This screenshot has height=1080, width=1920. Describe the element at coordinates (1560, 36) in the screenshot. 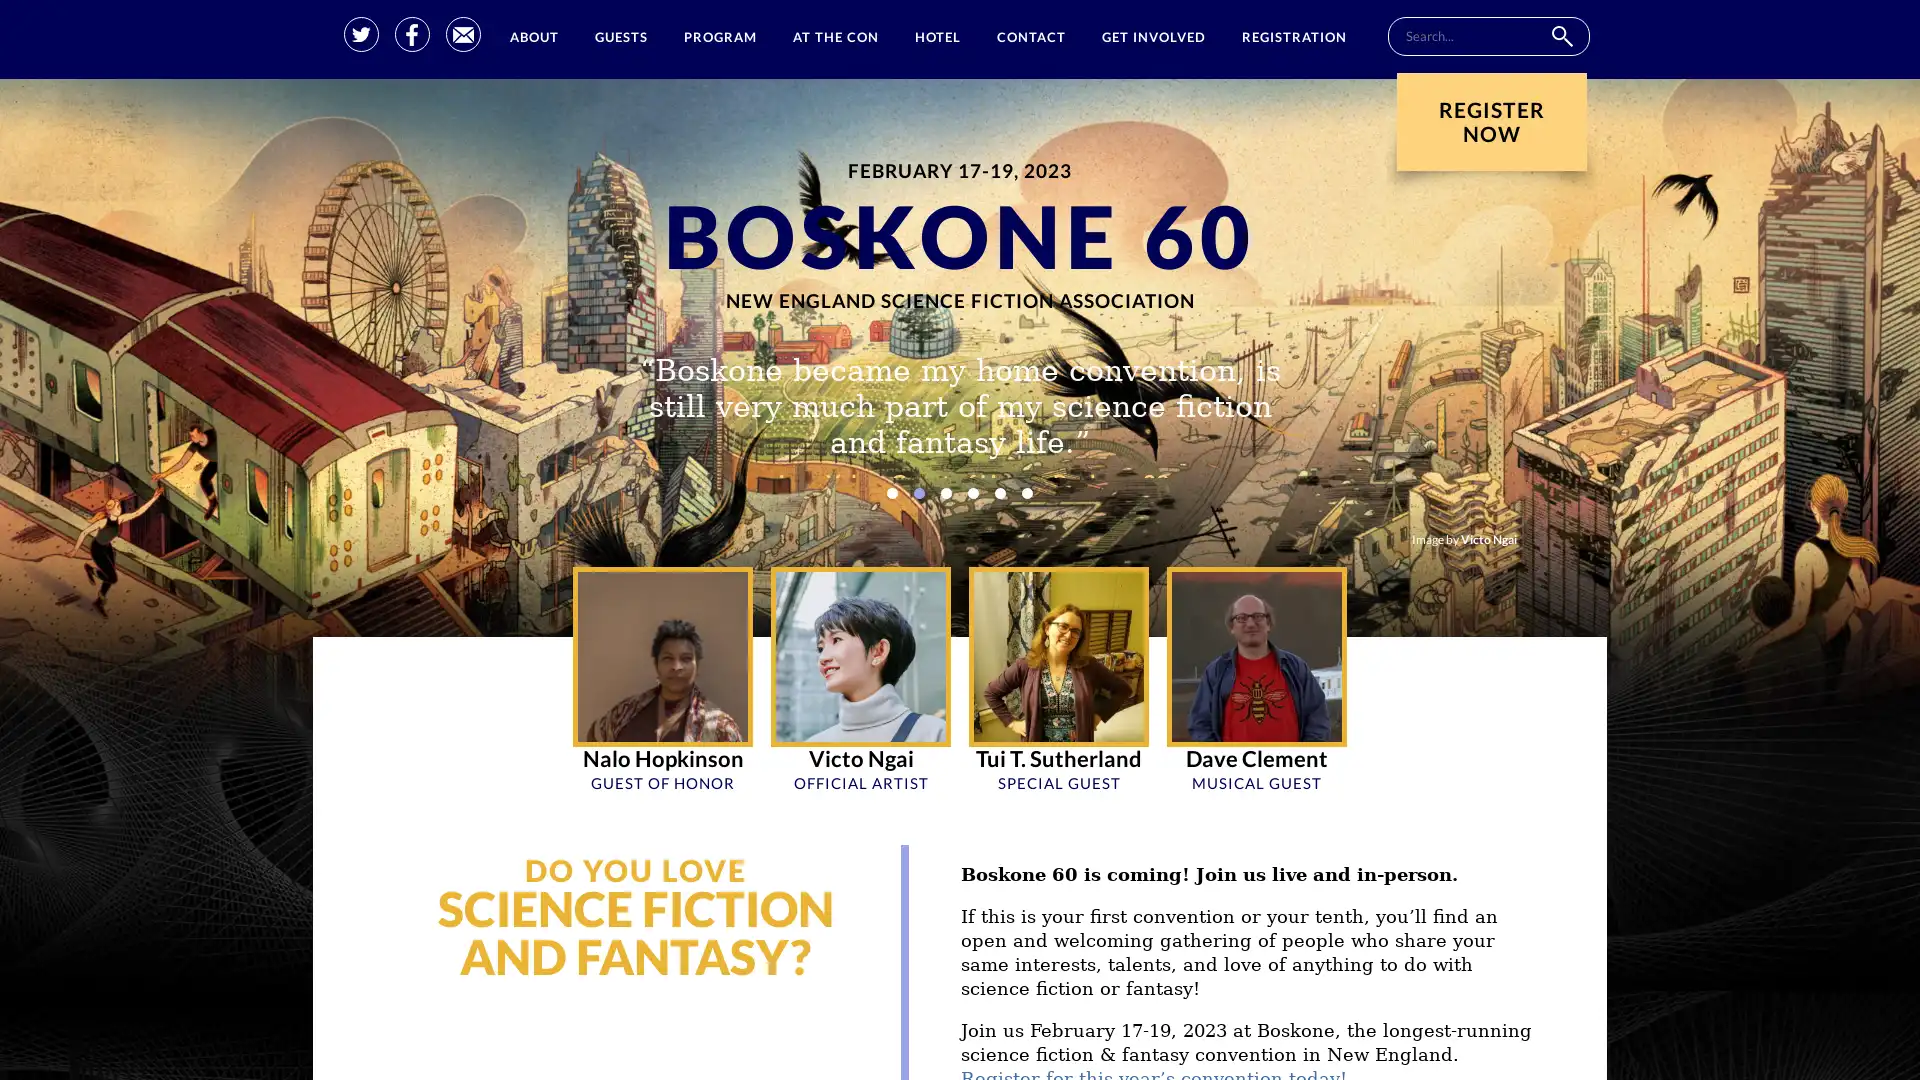

I see `Search` at that location.